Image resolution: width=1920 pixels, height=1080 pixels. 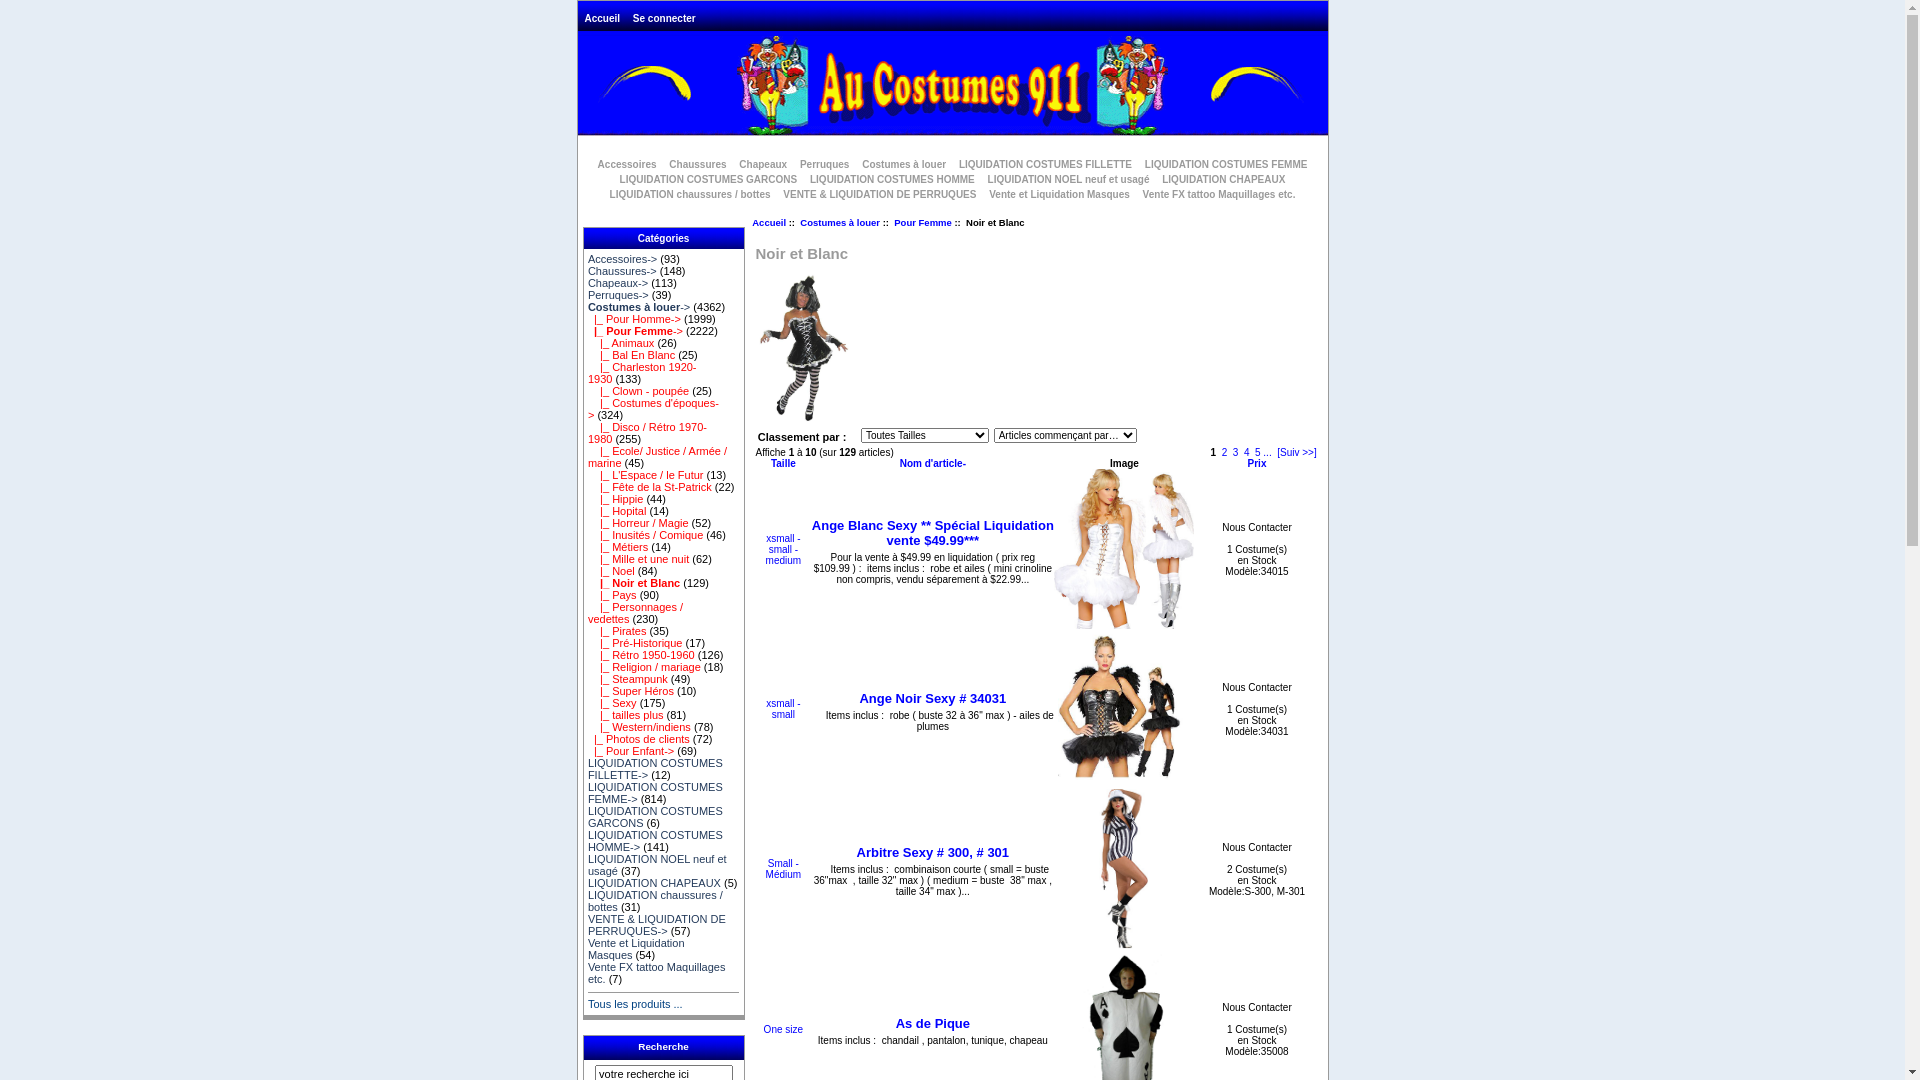 I want to click on 'Arbitre Sexy # 300, # 301', so click(x=932, y=852).